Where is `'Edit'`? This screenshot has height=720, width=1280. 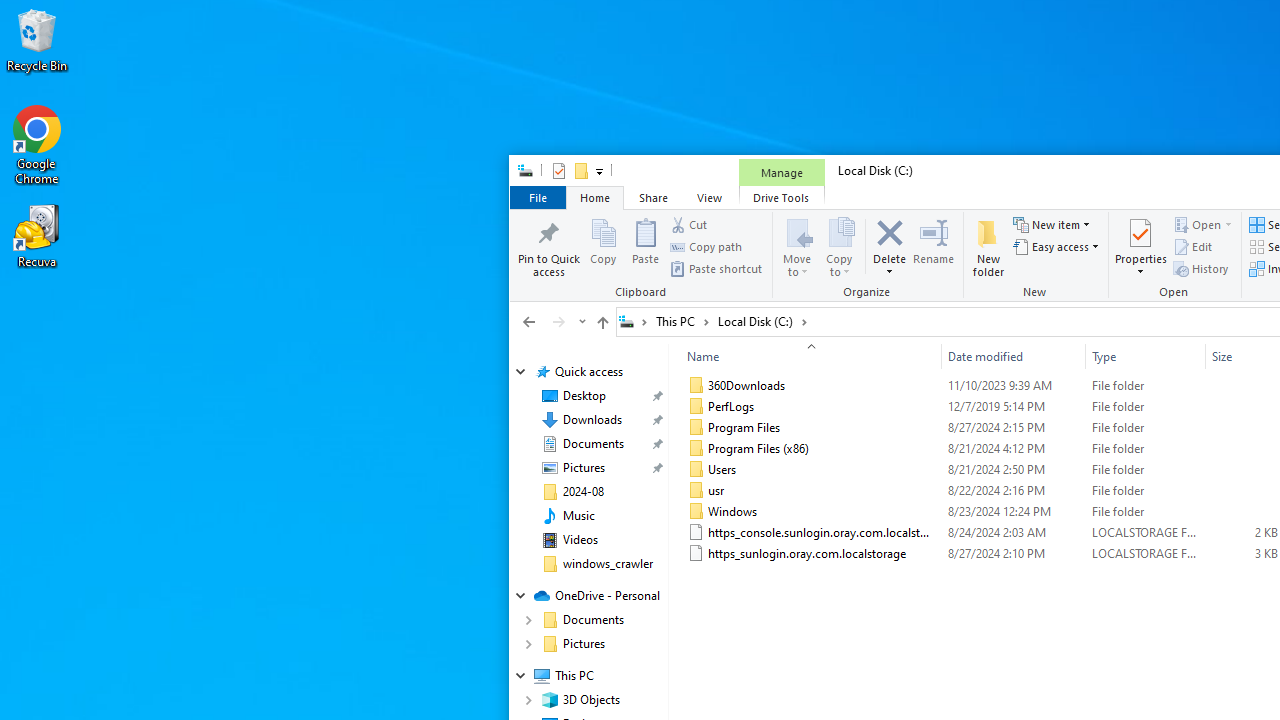 'Edit' is located at coordinates (1192, 245).